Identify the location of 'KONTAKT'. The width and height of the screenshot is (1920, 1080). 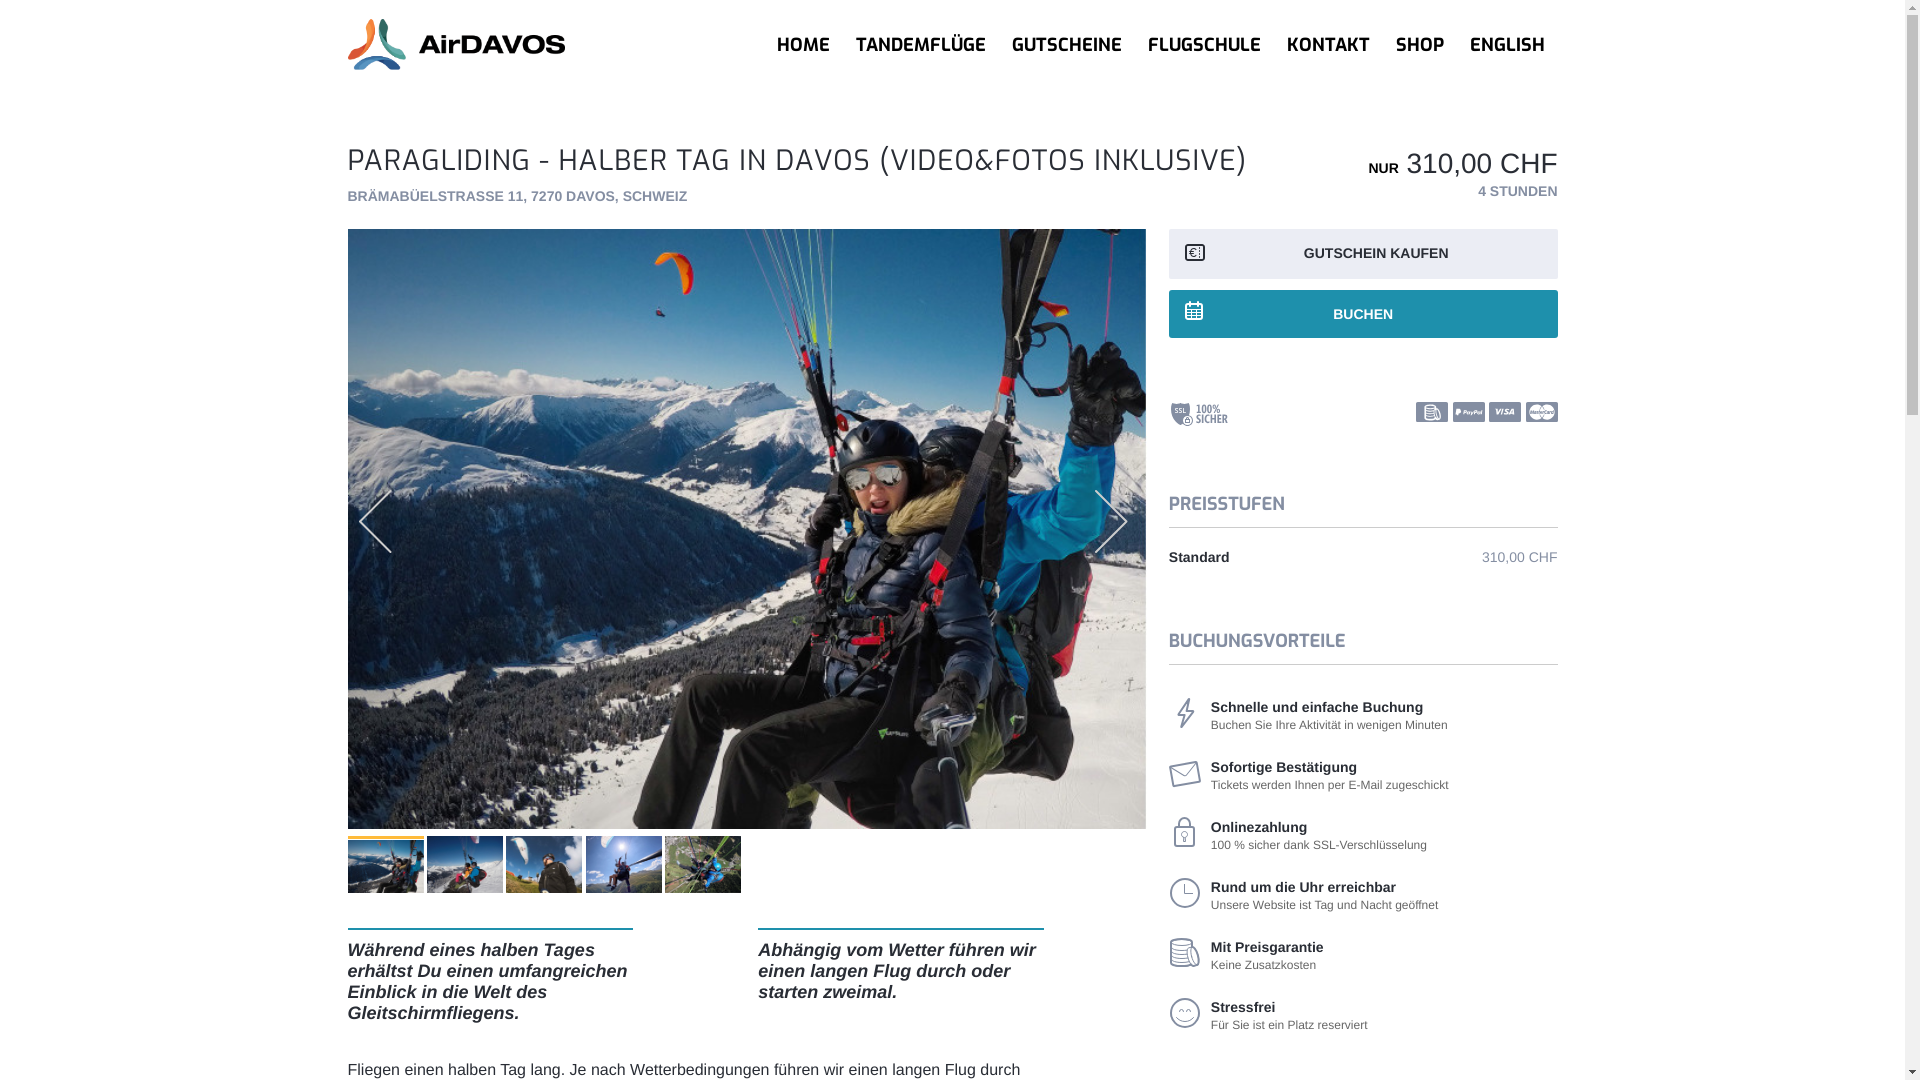
(1328, 45).